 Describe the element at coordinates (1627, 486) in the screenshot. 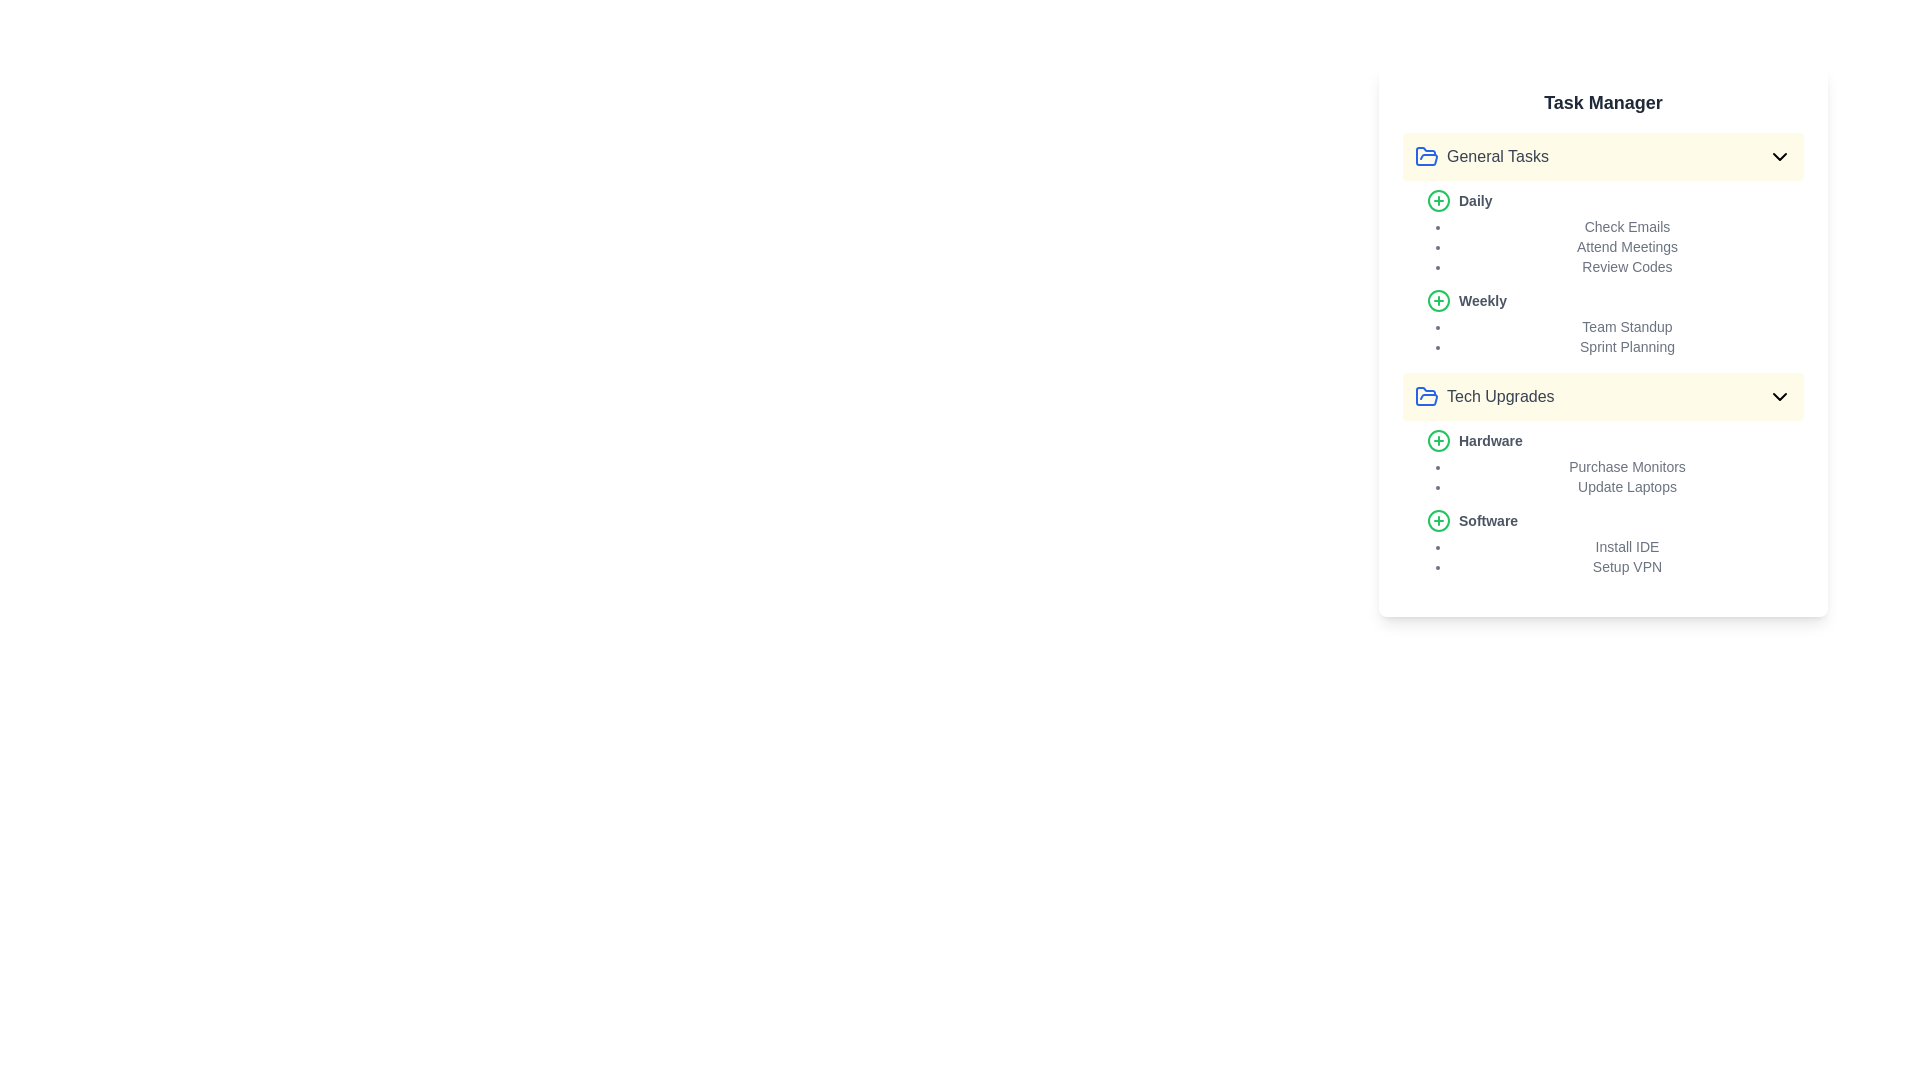

I see `the Text Label displaying 'Update Laptops', which is the second item in the vertical bulleted list under the 'Hardware' subheading in the 'Tech Upgrades' section of the Task Manager interface` at that location.